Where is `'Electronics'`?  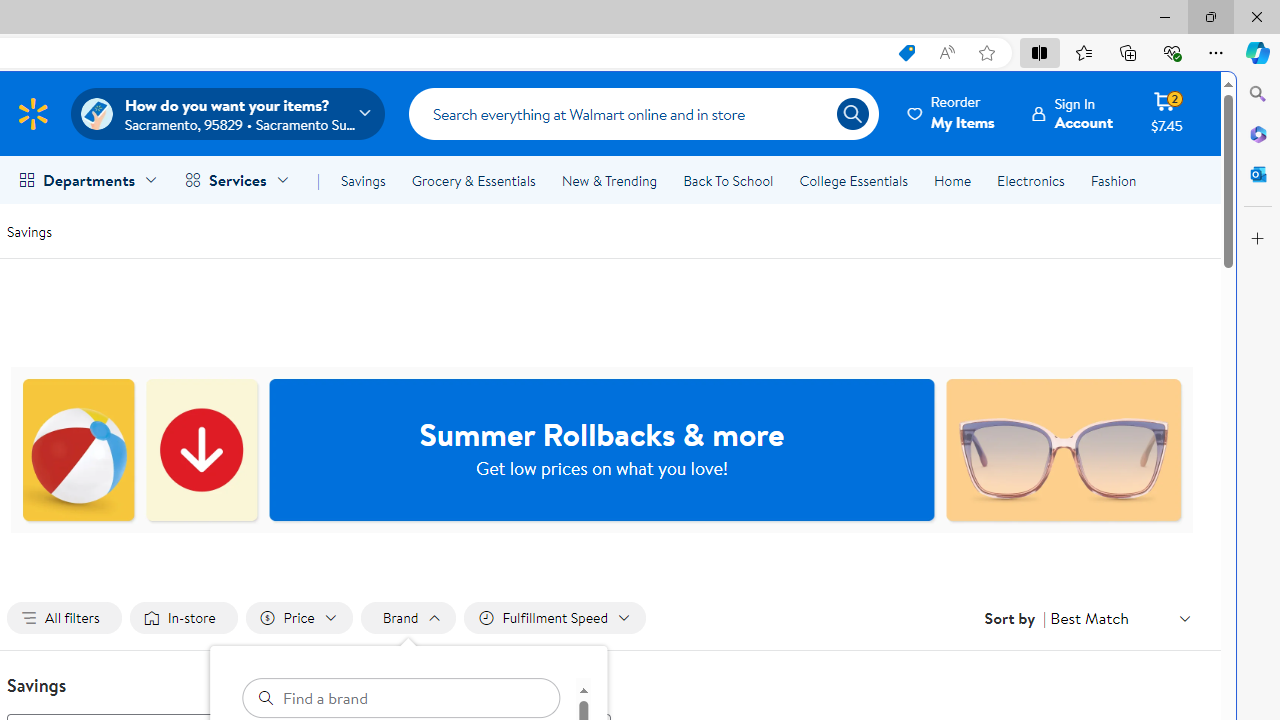 'Electronics' is located at coordinates (1031, 181).